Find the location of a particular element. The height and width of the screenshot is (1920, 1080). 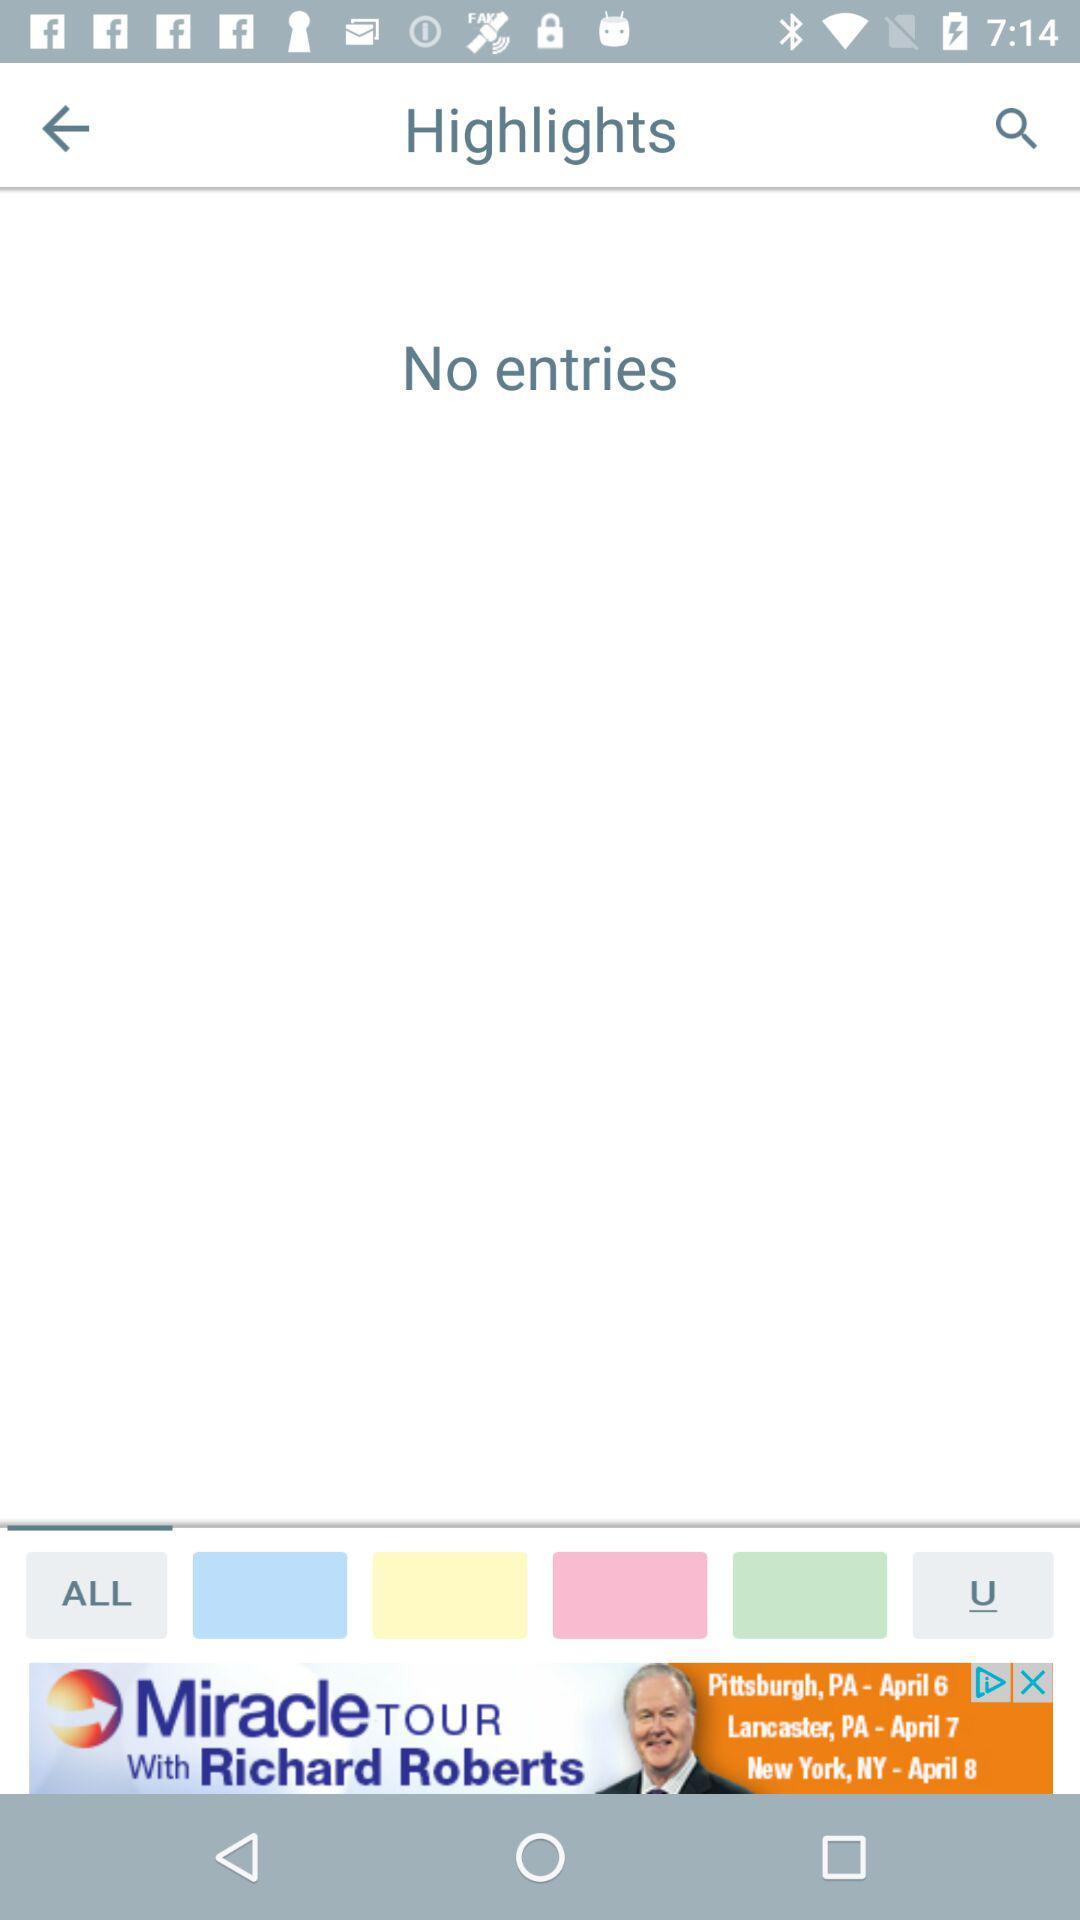

the arrow_backward icon is located at coordinates (64, 127).